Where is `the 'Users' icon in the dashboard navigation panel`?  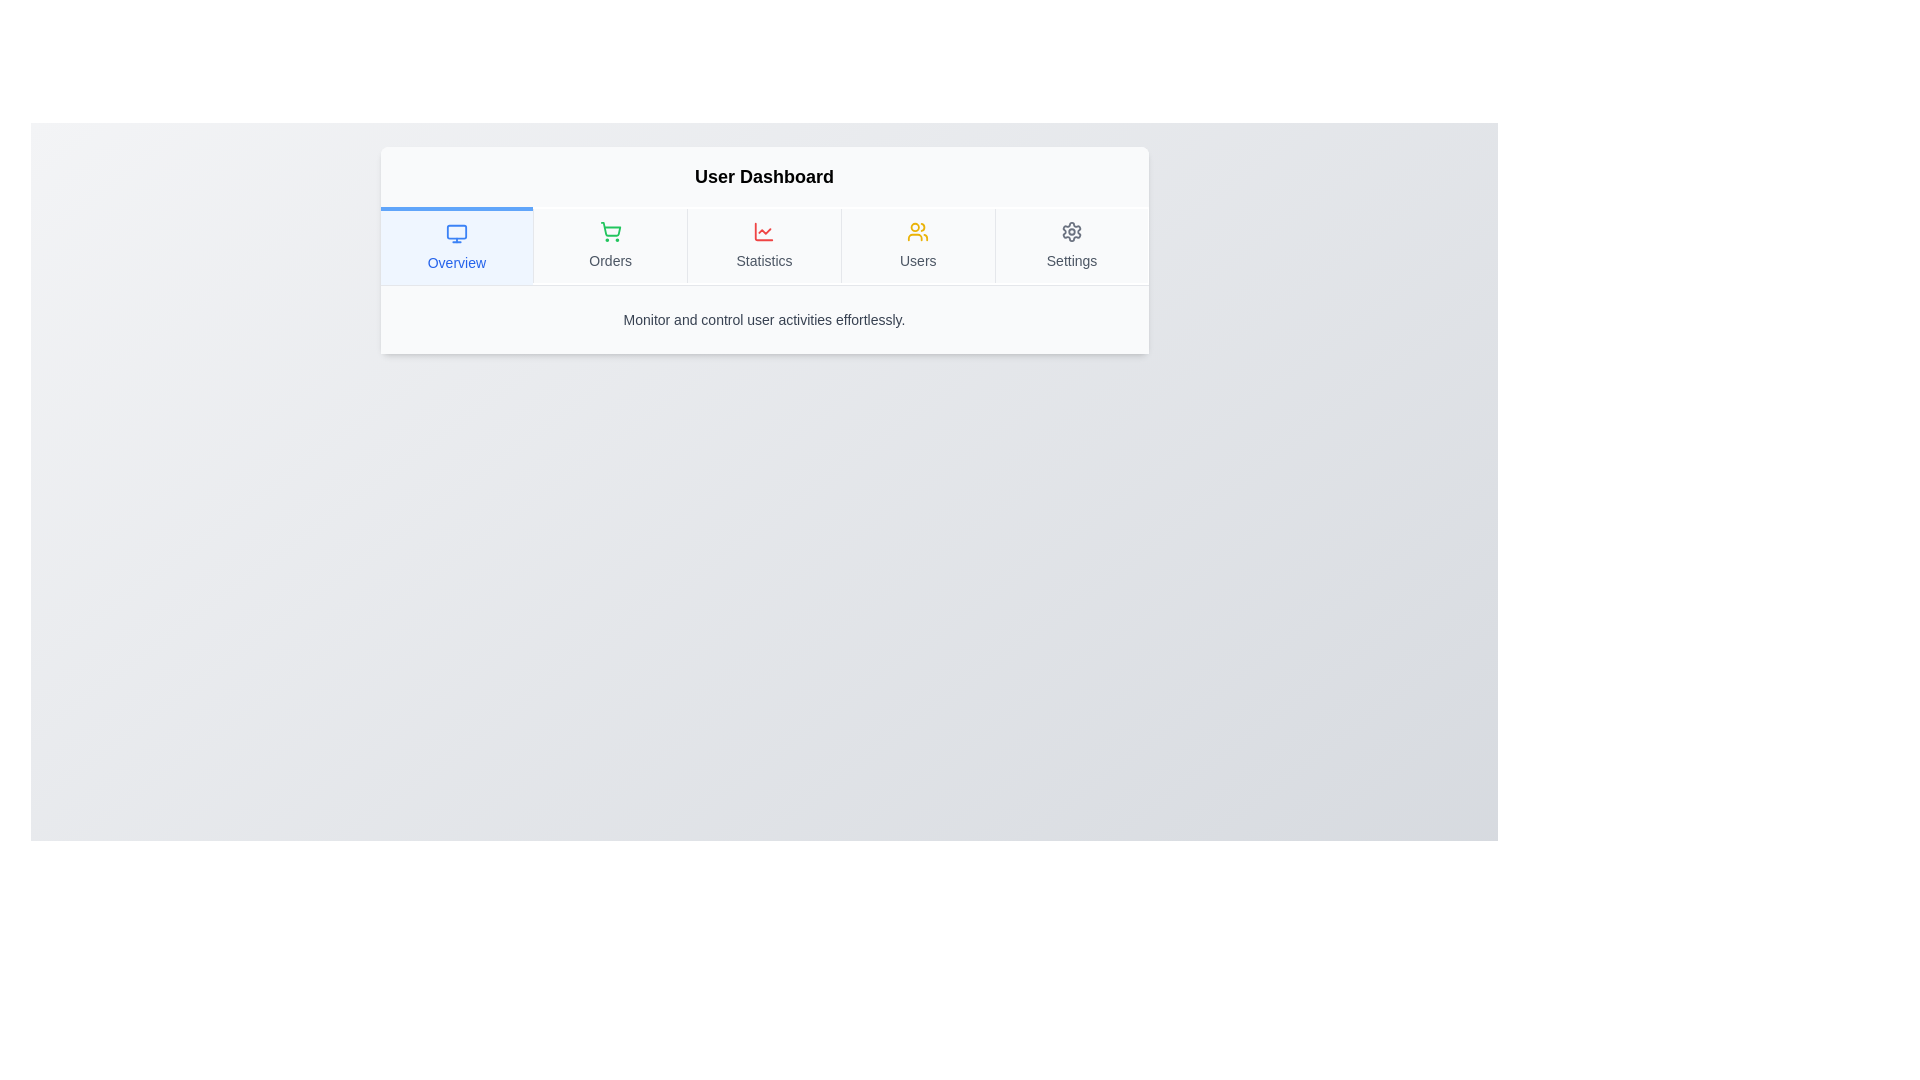 the 'Users' icon in the dashboard navigation panel is located at coordinates (916, 230).